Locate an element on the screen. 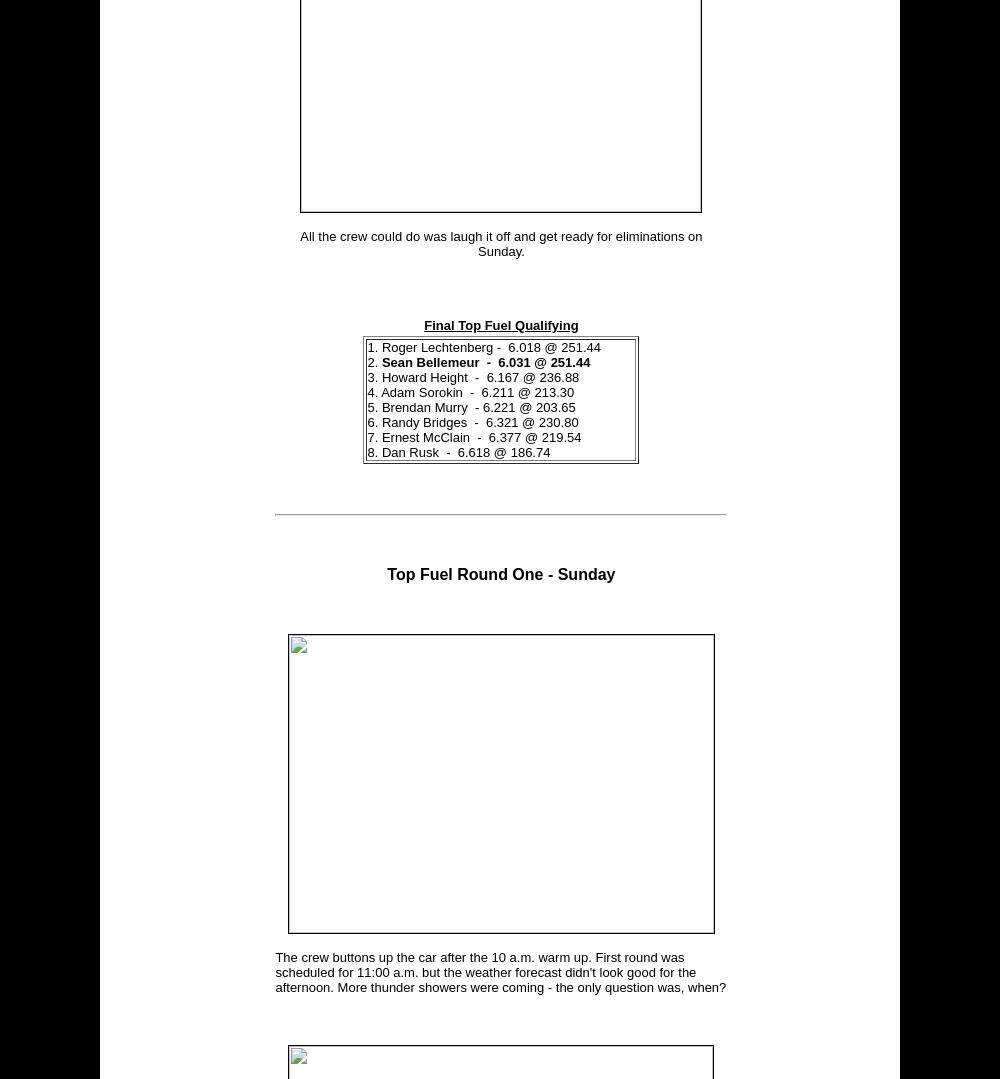 This screenshot has height=1079, width=1000. '5. Brendan Murry  - 6.221 @ 203.65' is located at coordinates (470, 406).